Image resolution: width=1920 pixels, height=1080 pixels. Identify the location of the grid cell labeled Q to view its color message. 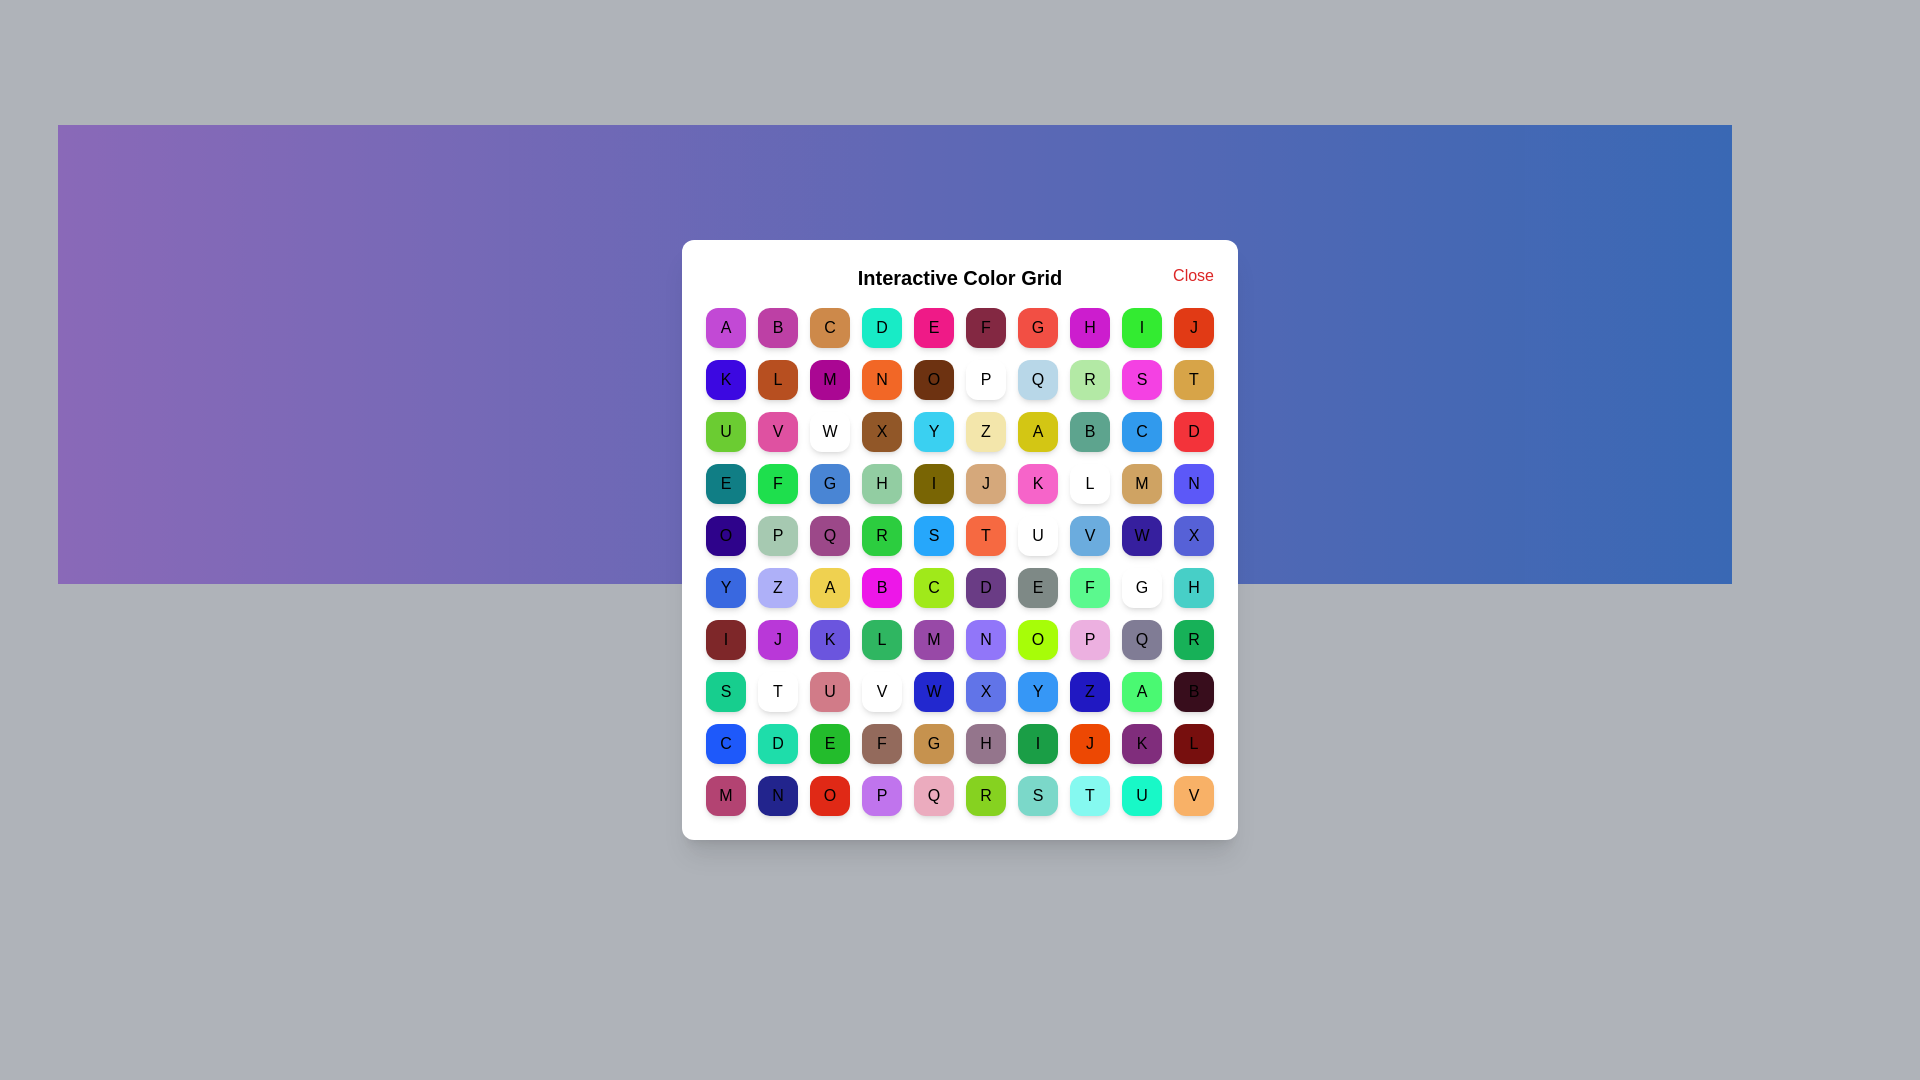
(1037, 380).